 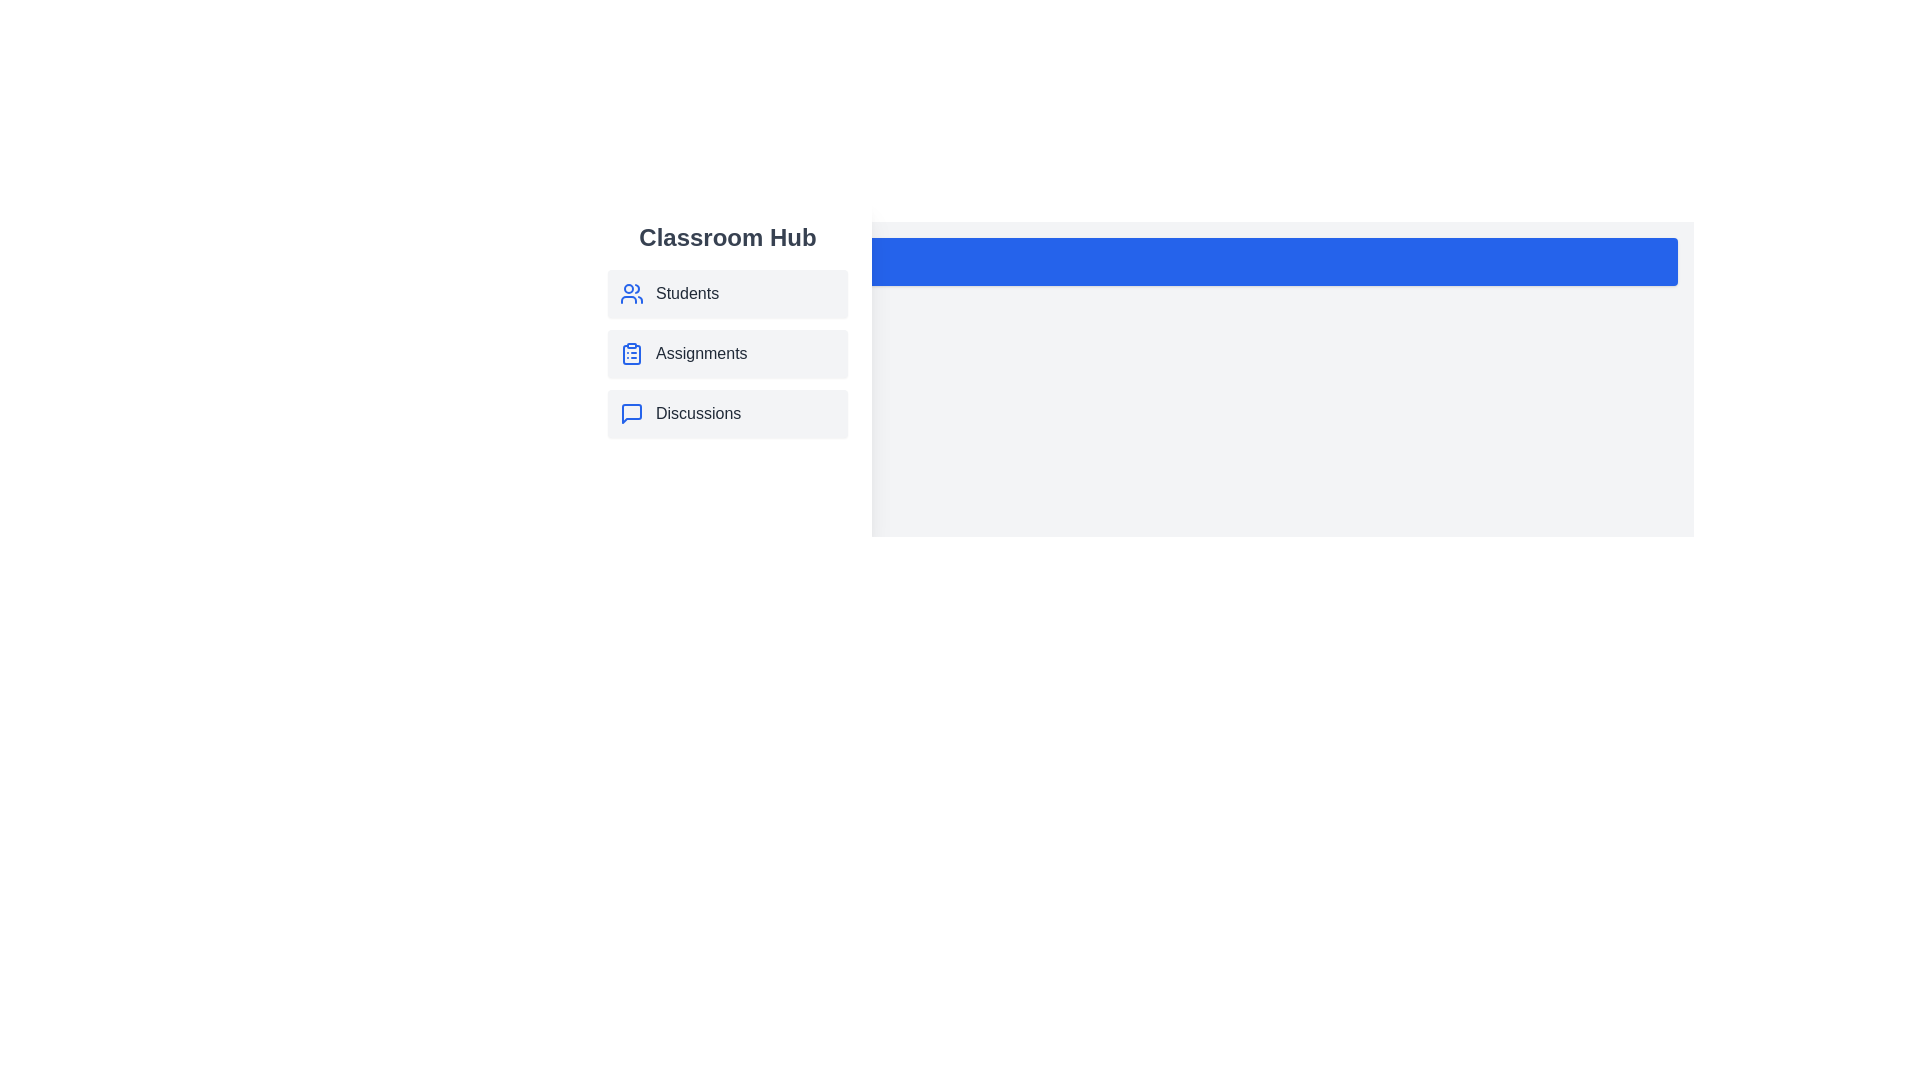 I want to click on the 'Menu' button to toggle the drawer visibility, so click(x=1151, y=261).